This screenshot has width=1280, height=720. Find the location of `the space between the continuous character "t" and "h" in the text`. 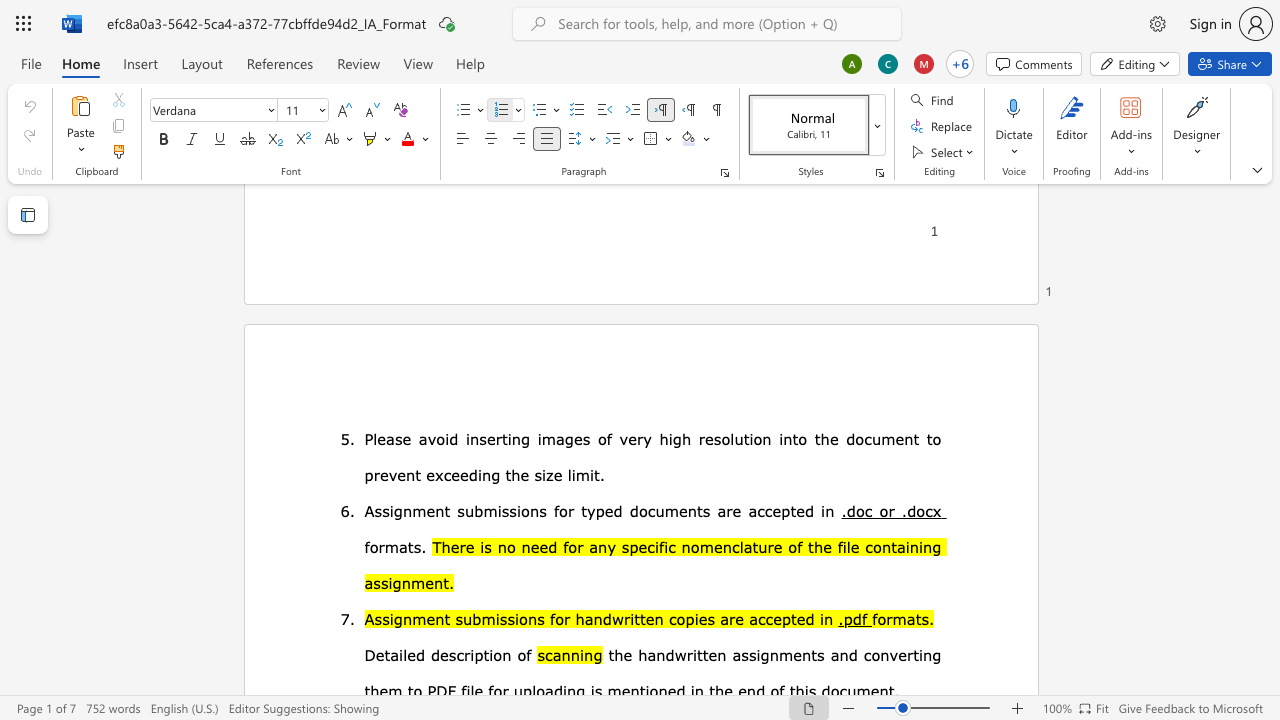

the space between the continuous character "t" and "h" in the text is located at coordinates (814, 546).